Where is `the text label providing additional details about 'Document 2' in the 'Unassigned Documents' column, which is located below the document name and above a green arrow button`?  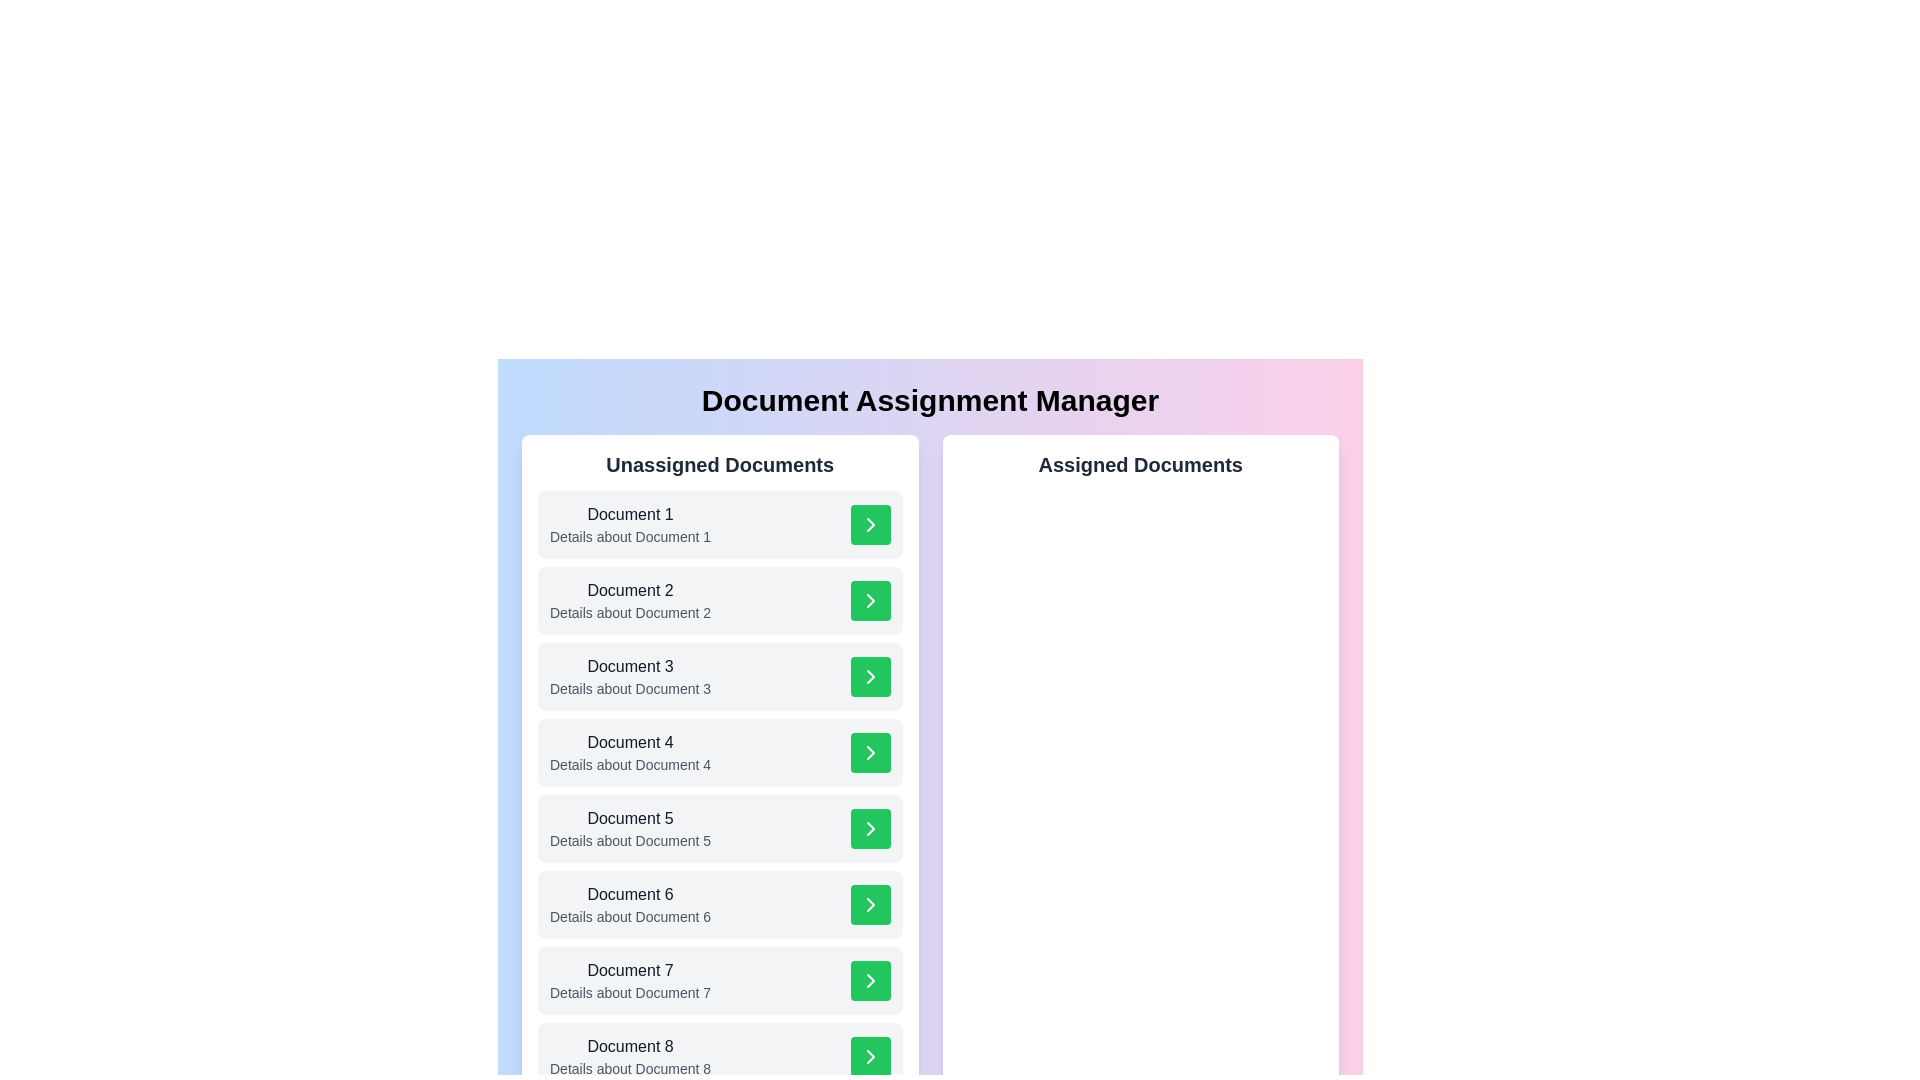 the text label providing additional details about 'Document 2' in the 'Unassigned Documents' column, which is located below the document name and above a green arrow button is located at coordinates (629, 612).